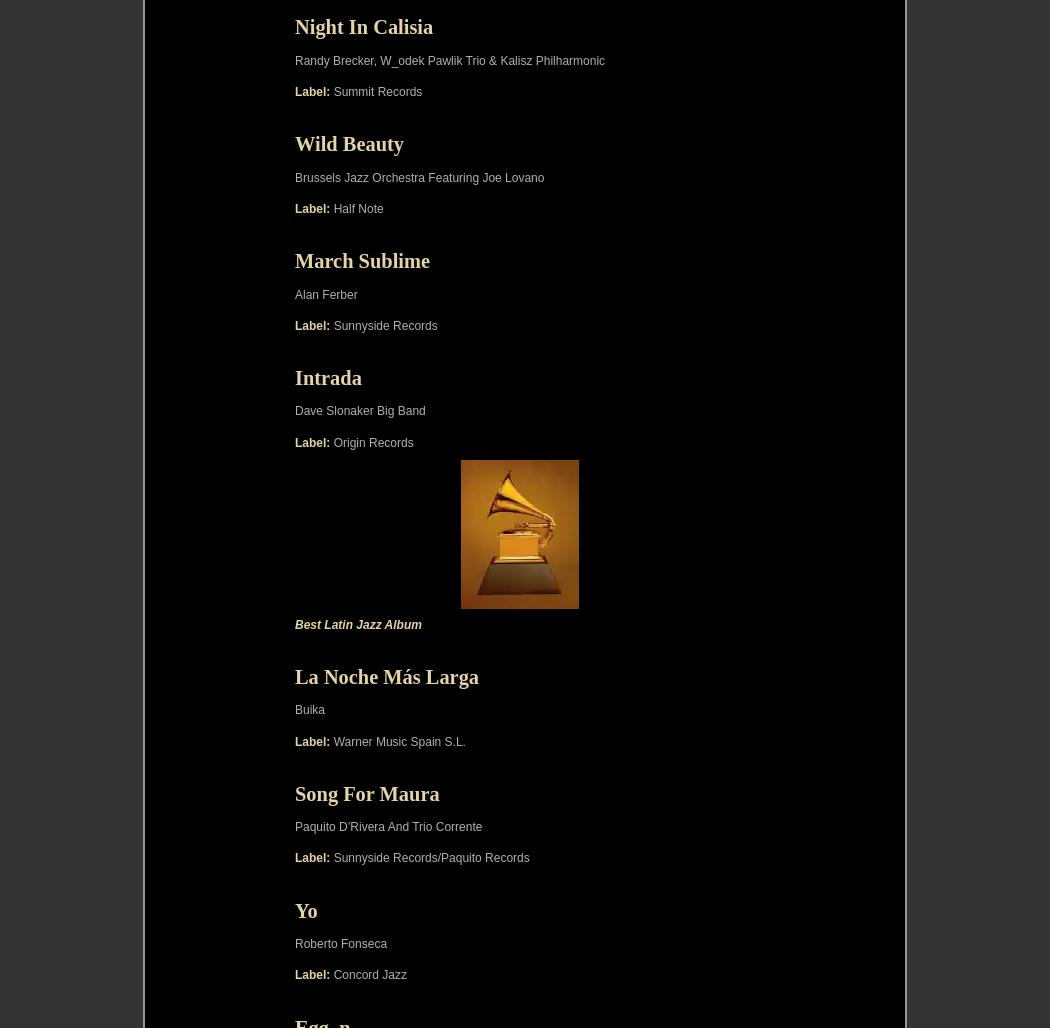  I want to click on 'Randy Brecker, W_odek Pawlik Trio & Kalisz Philharmonic', so click(450, 60).